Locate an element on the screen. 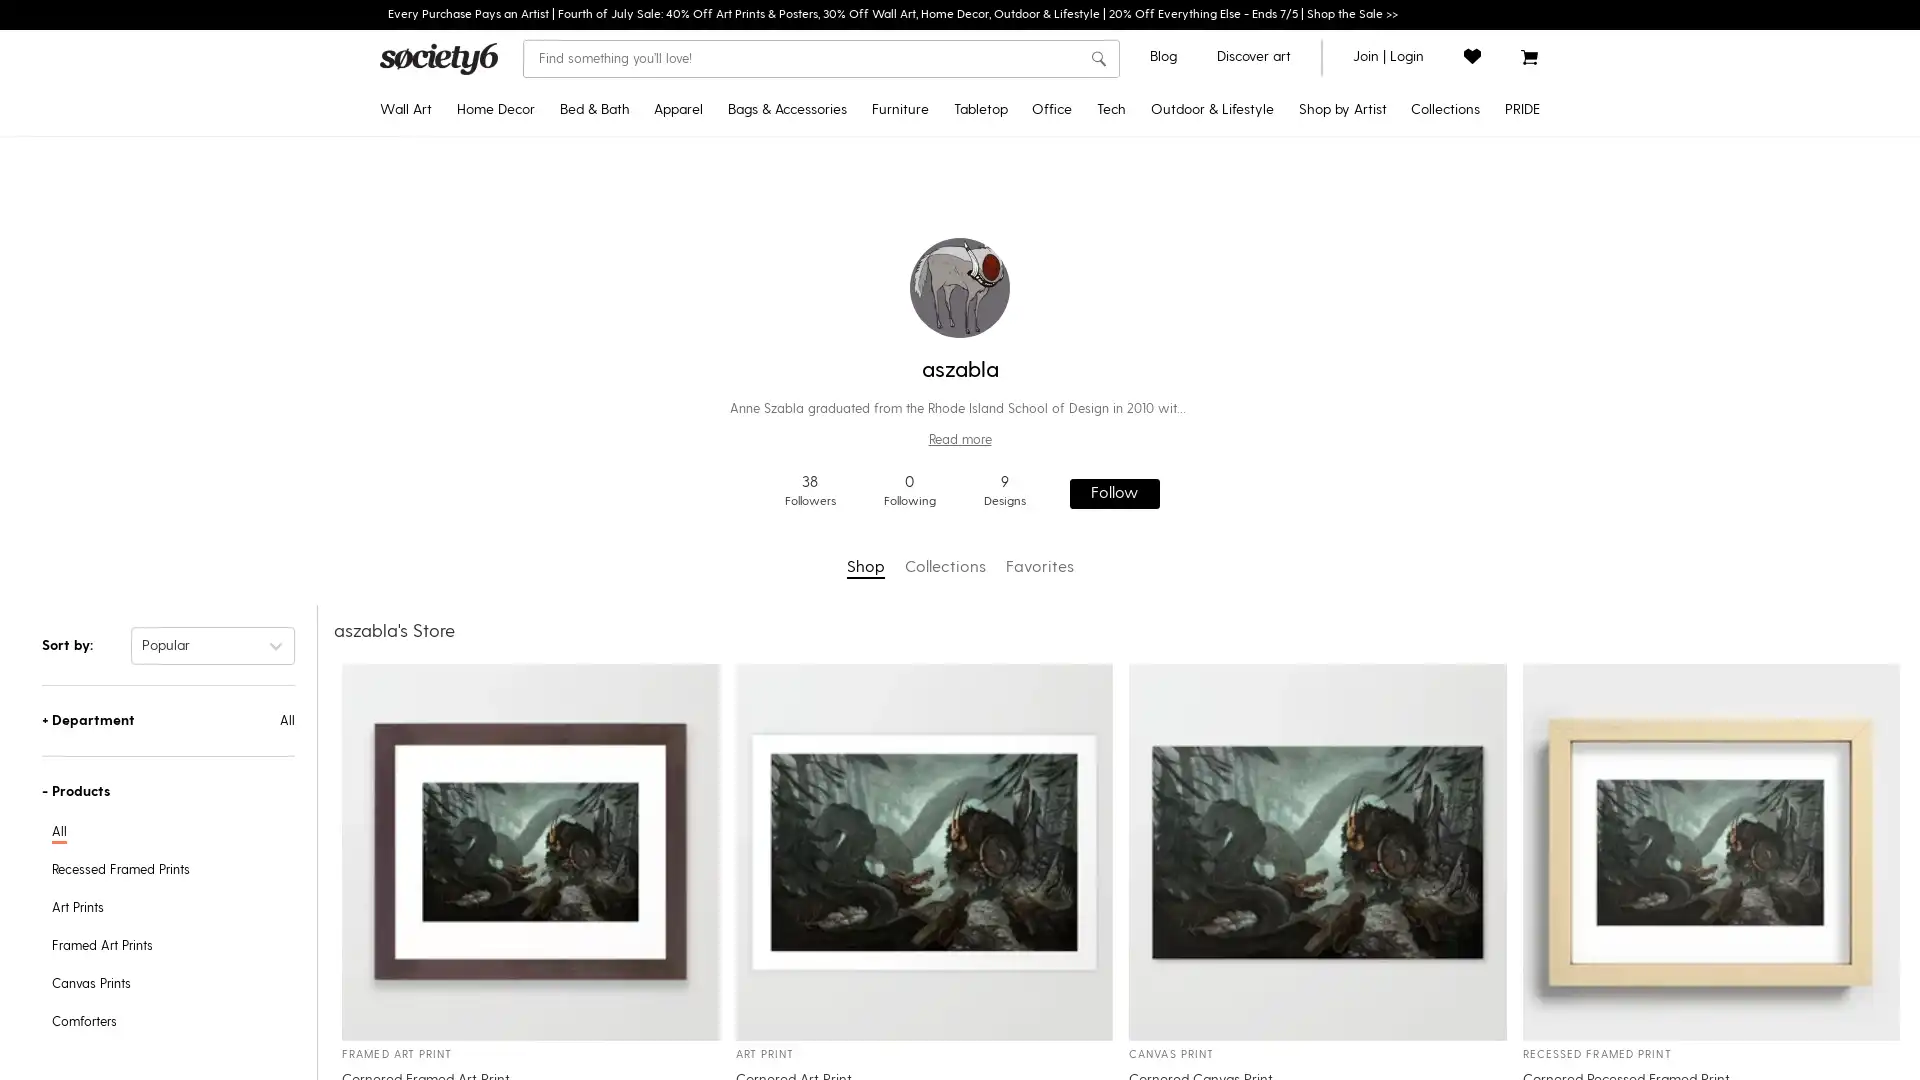 Image resolution: width=1920 pixels, height=1080 pixels. Sling Chairs is located at coordinates (1238, 515).